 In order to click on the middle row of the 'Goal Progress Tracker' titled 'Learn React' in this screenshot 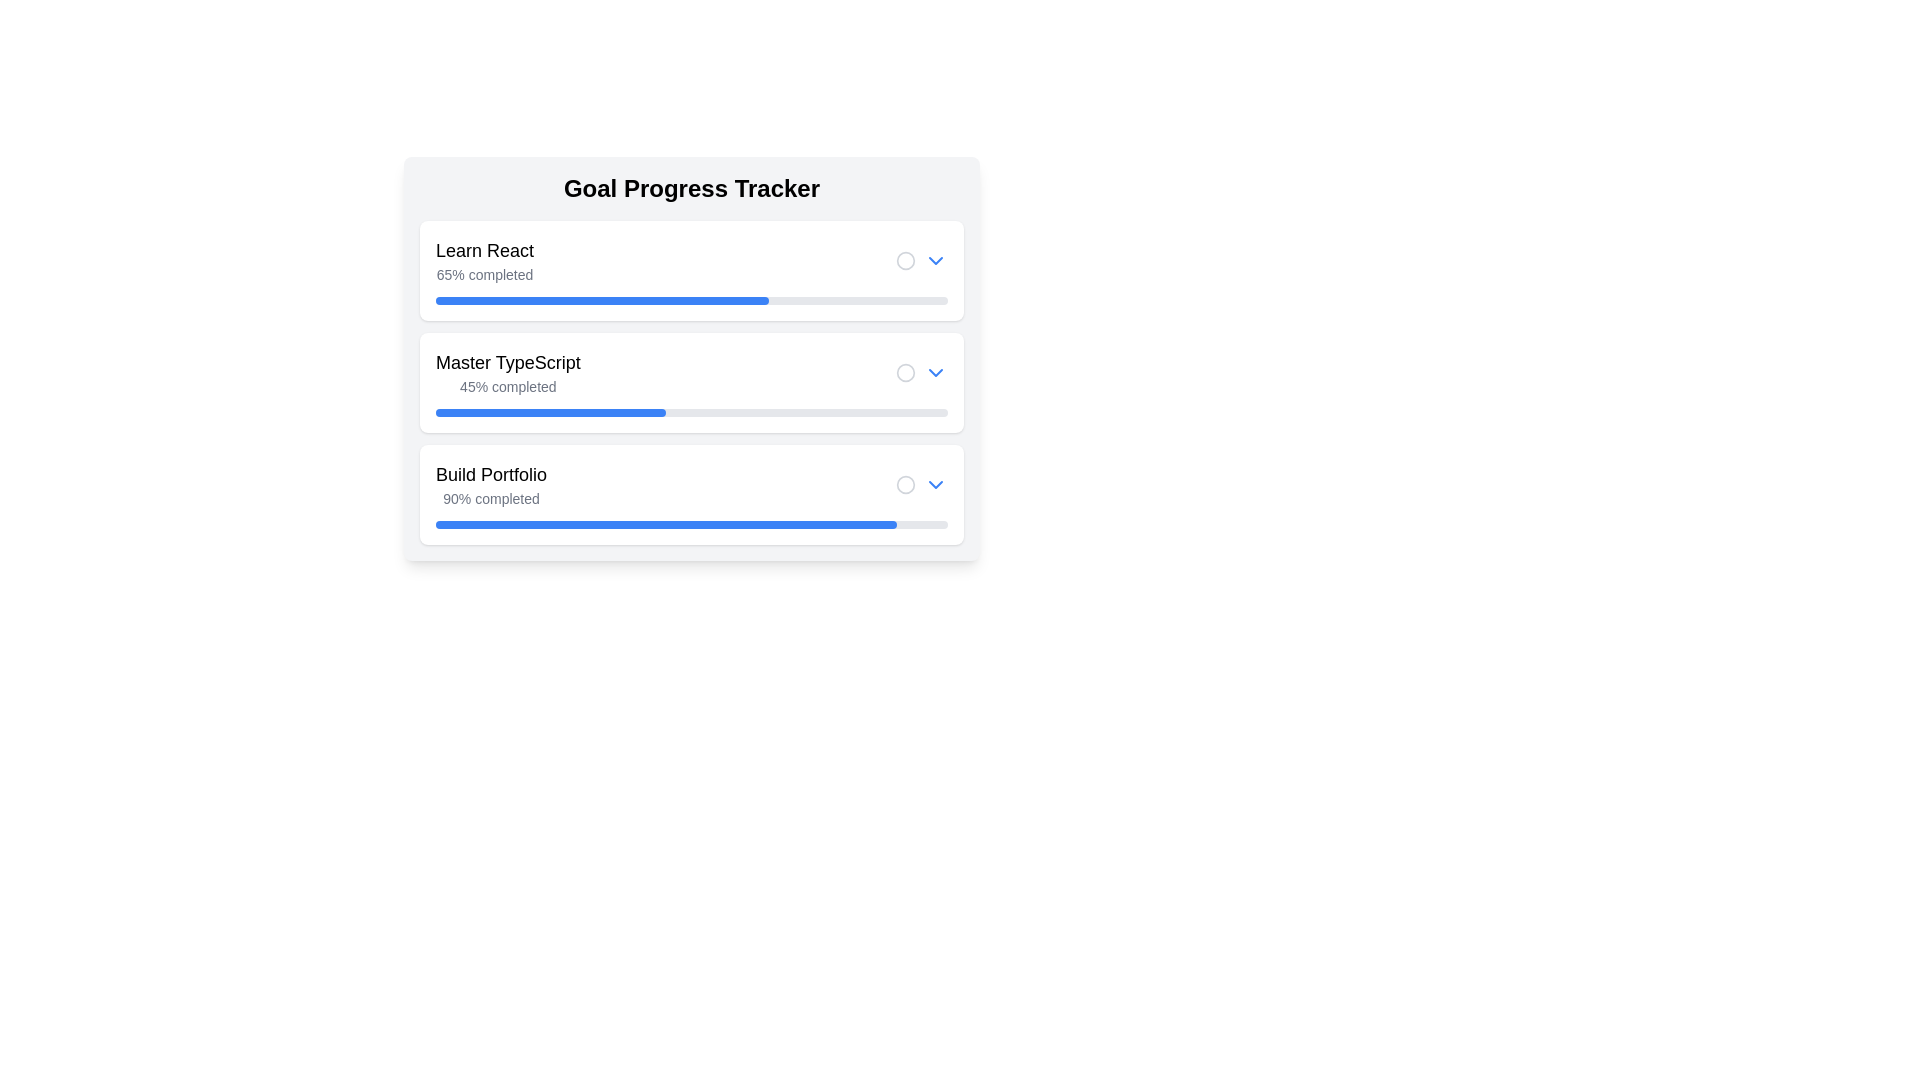, I will do `click(691, 357)`.